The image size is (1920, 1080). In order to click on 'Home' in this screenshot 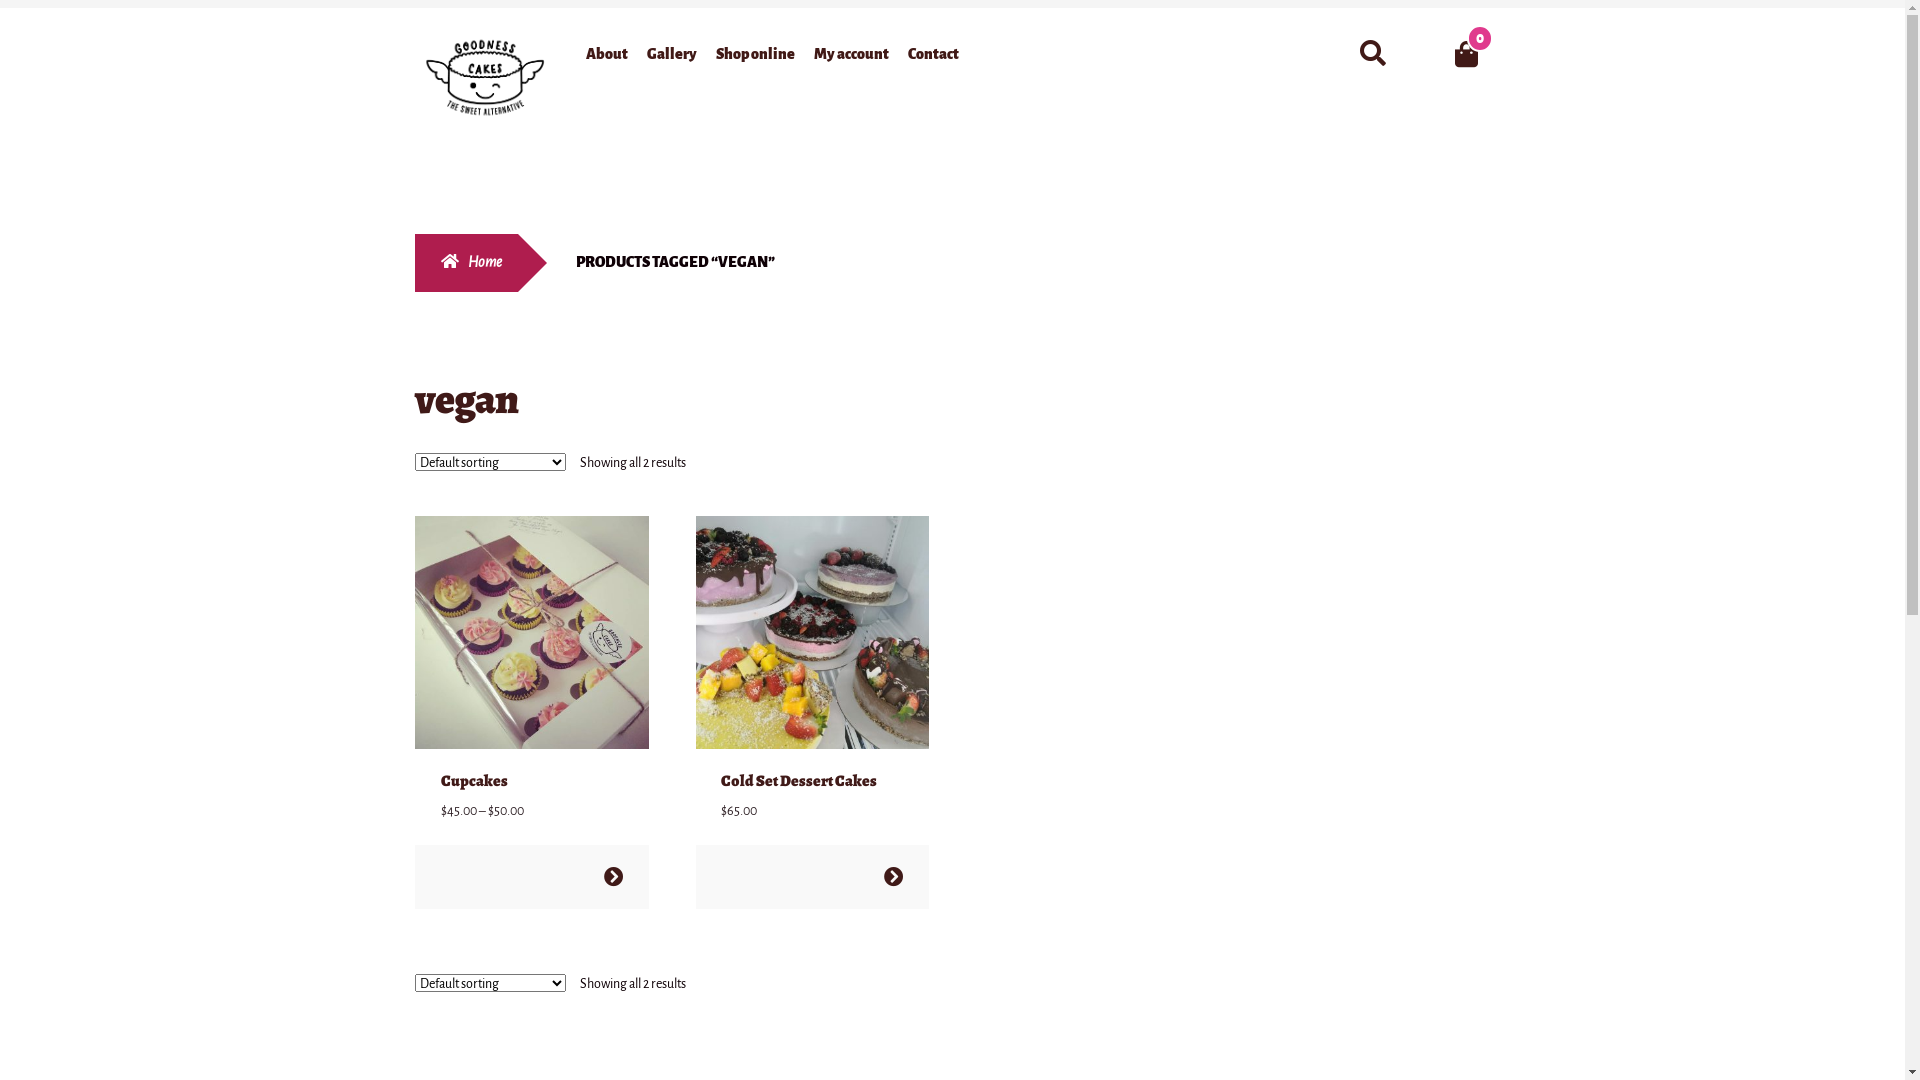, I will do `click(413, 261)`.